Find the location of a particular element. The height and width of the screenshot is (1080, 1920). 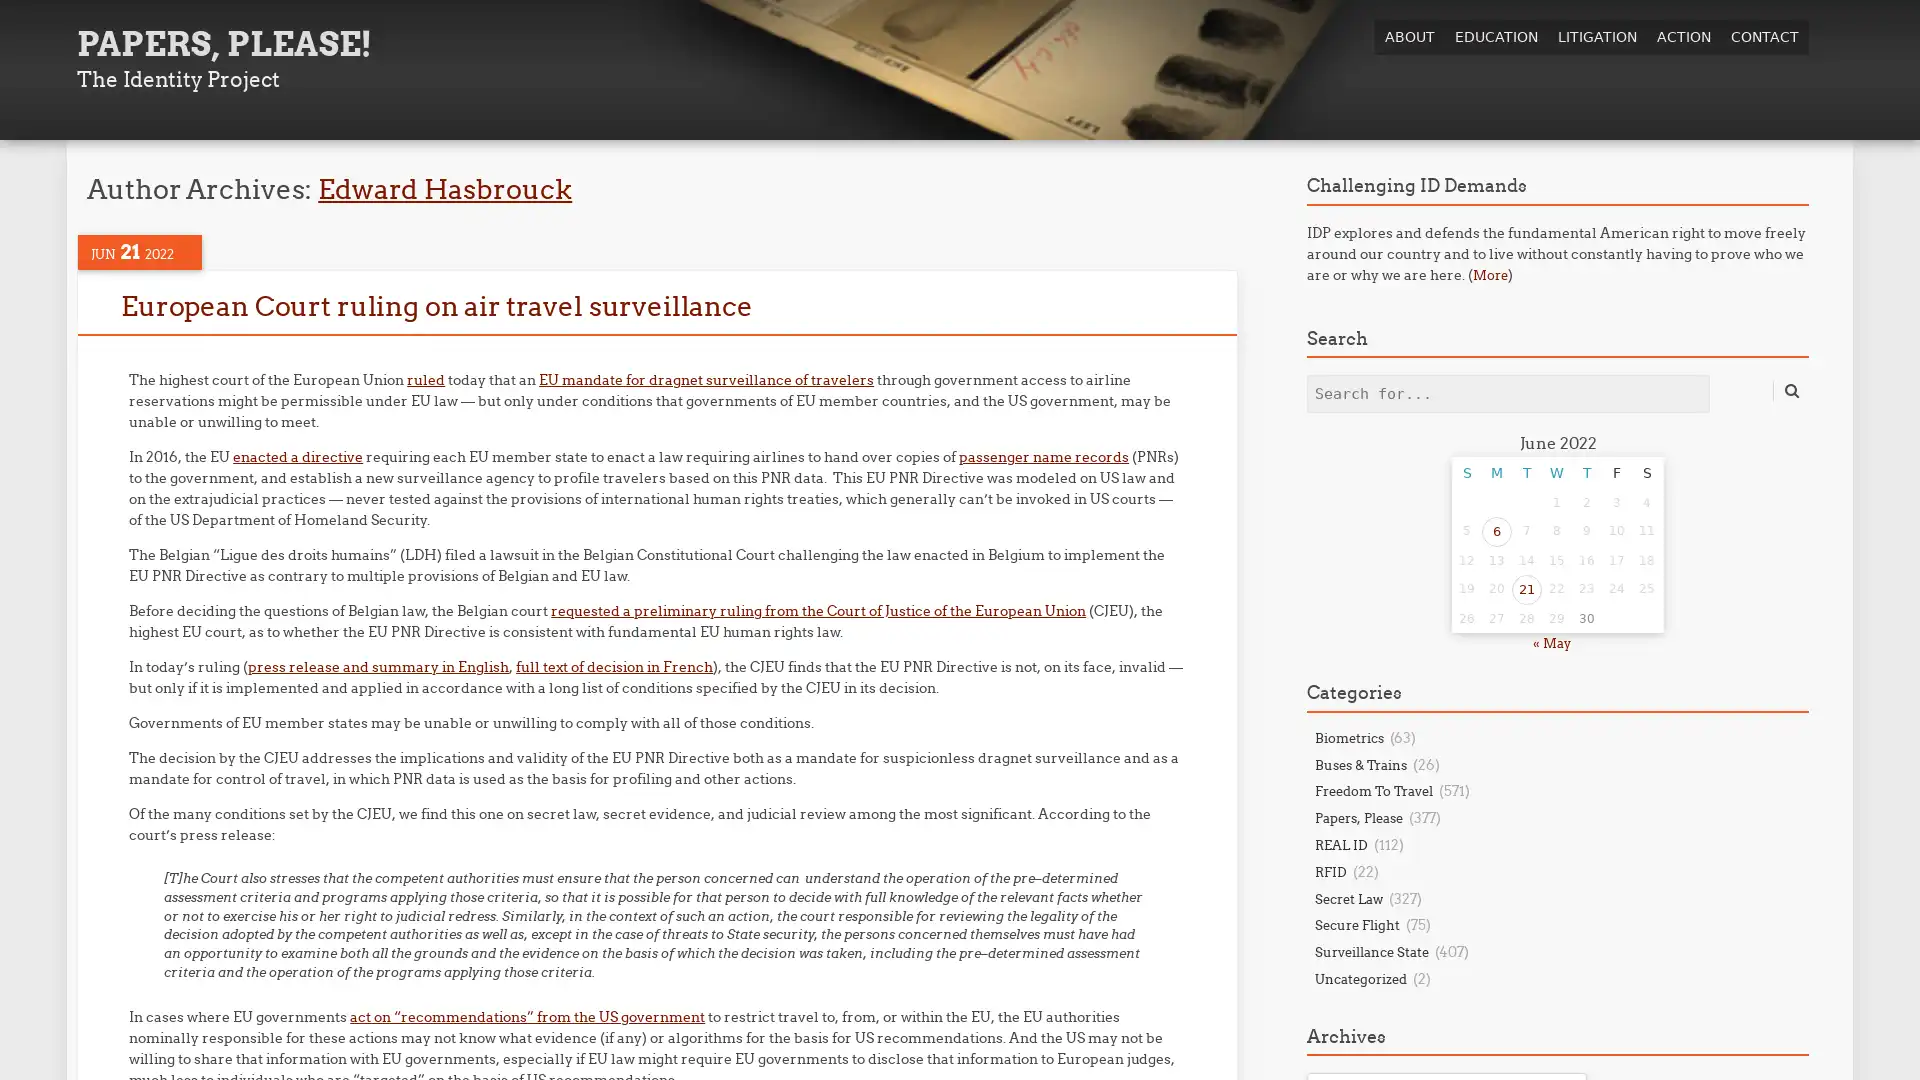

Search is located at coordinates (1790, 390).